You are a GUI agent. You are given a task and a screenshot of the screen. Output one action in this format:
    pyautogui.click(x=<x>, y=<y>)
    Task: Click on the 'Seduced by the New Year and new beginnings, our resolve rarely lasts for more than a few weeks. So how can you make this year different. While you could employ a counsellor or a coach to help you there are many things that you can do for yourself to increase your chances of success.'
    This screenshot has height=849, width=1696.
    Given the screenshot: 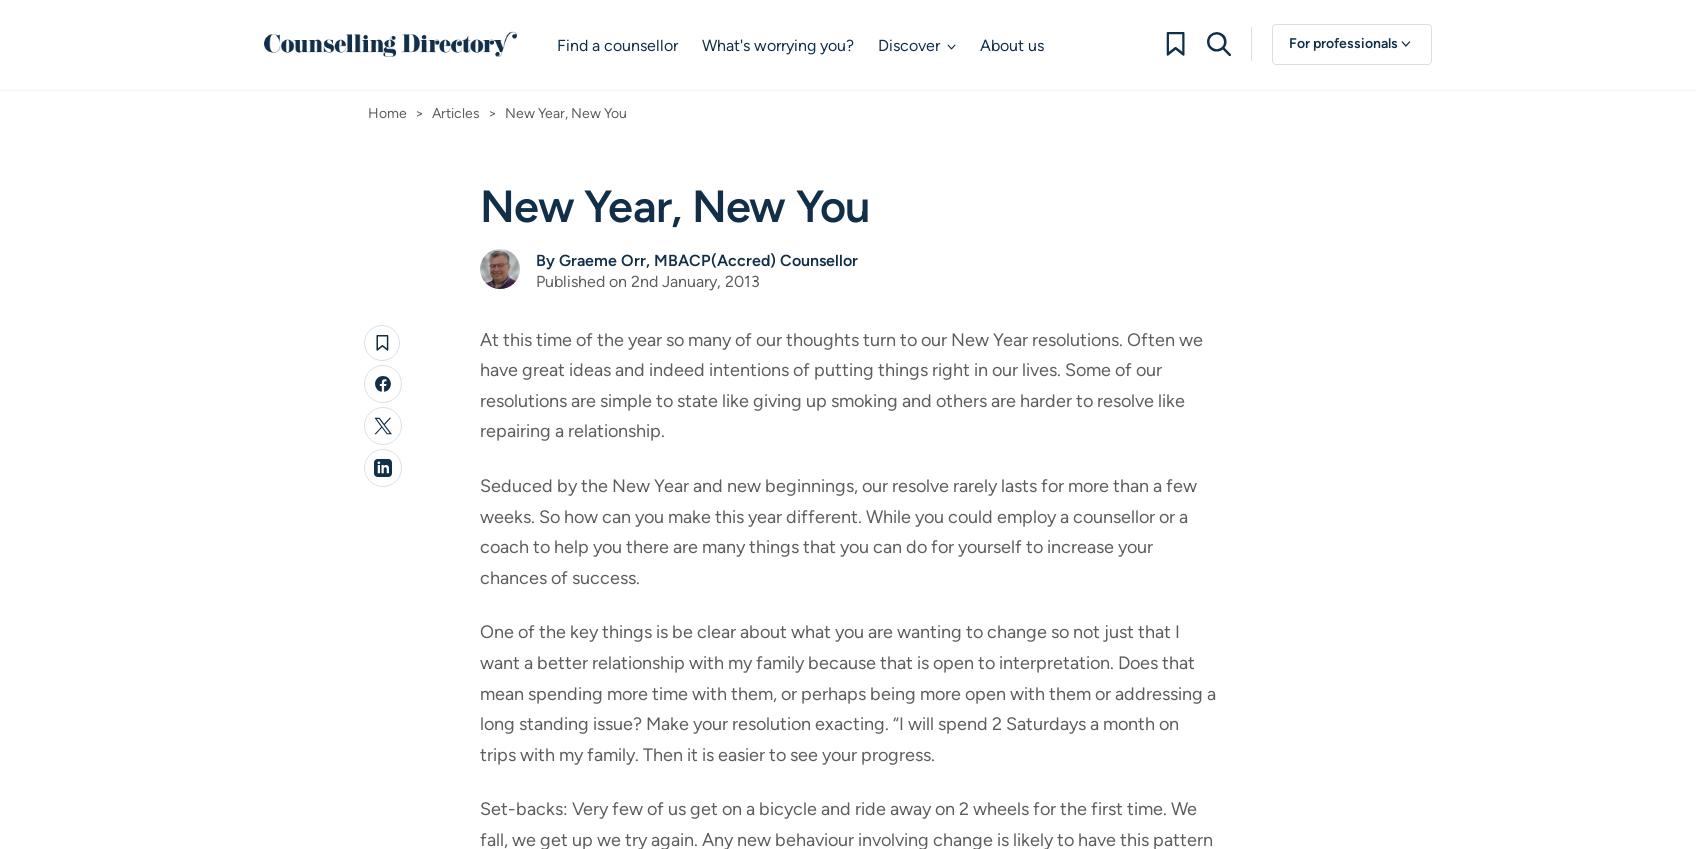 What is the action you would take?
    pyautogui.click(x=837, y=530)
    